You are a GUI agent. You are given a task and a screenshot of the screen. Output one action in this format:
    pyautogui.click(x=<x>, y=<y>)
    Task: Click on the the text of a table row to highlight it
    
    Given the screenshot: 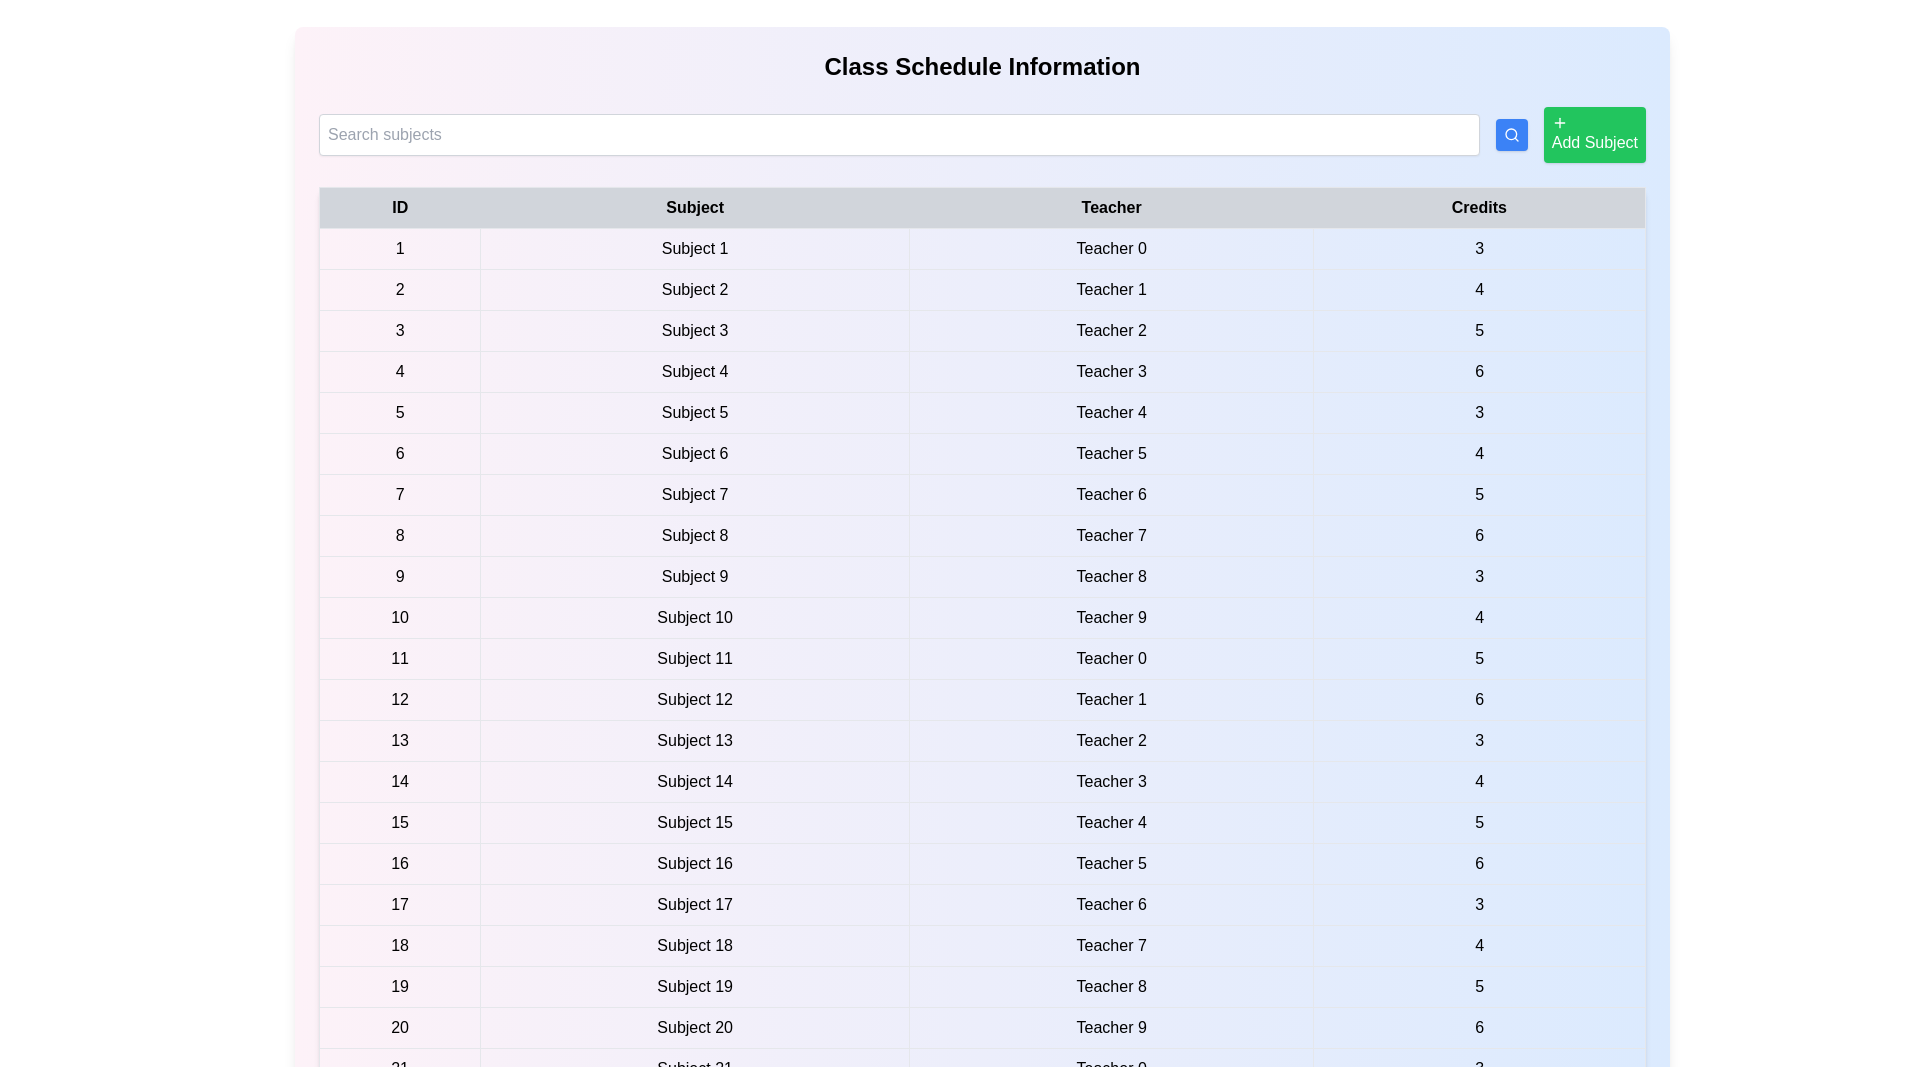 What is the action you would take?
    pyautogui.click(x=399, y=248)
    